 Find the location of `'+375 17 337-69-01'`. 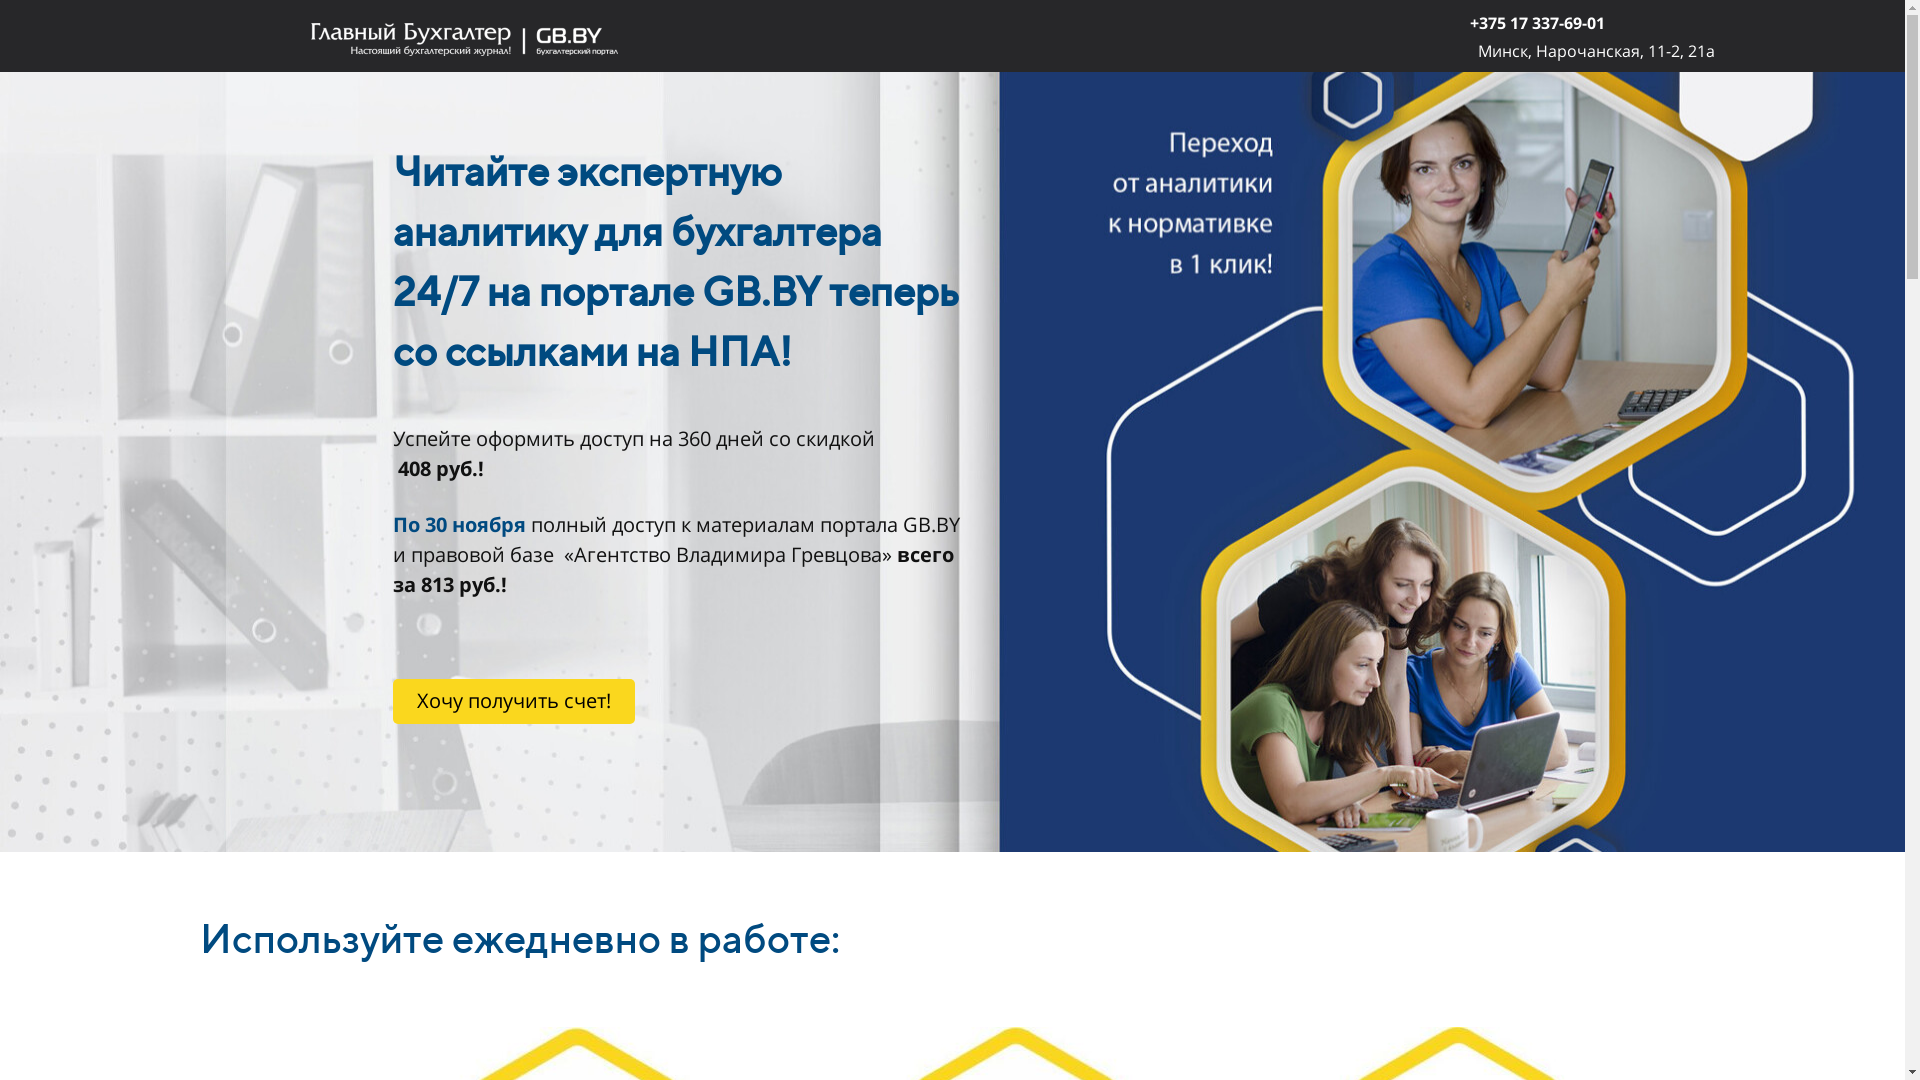

'+375 17 337-69-01' is located at coordinates (1536, 23).